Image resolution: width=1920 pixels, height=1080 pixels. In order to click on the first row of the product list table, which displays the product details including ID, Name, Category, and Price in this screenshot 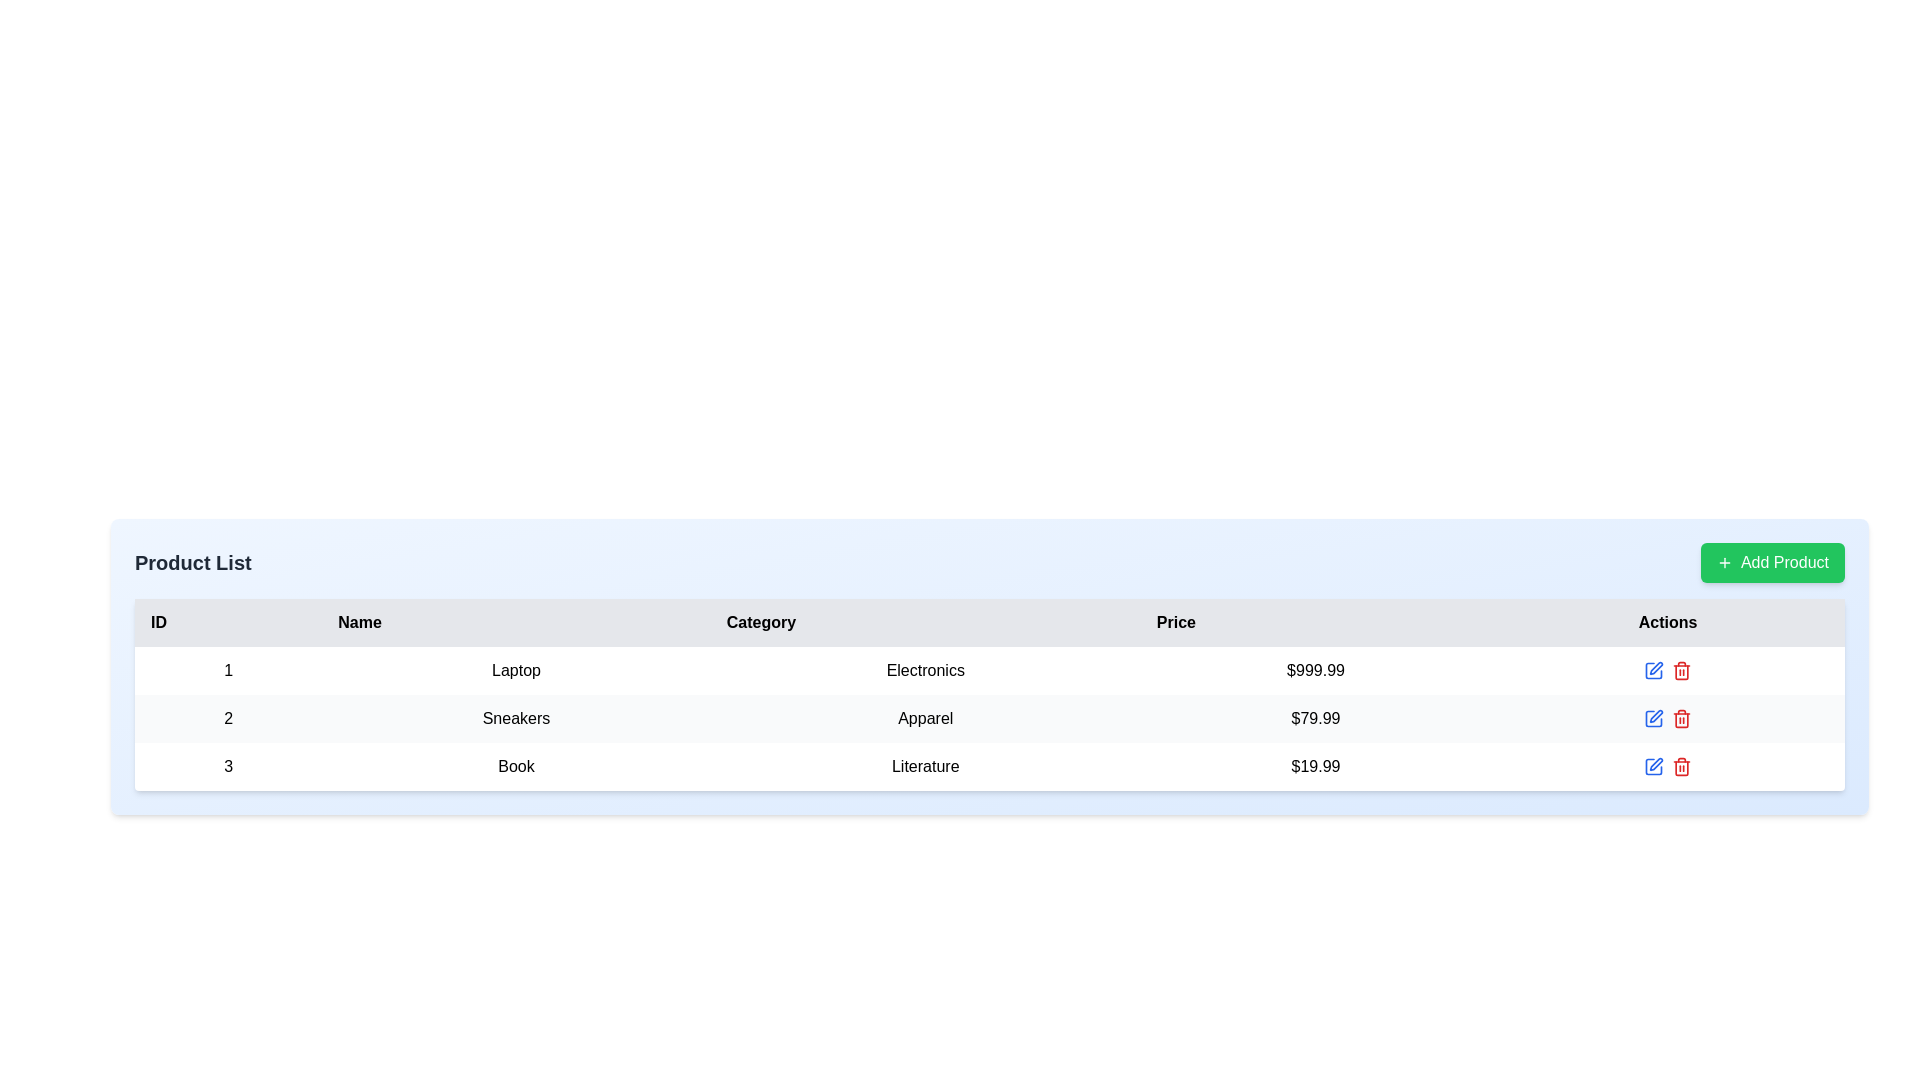, I will do `click(989, 671)`.